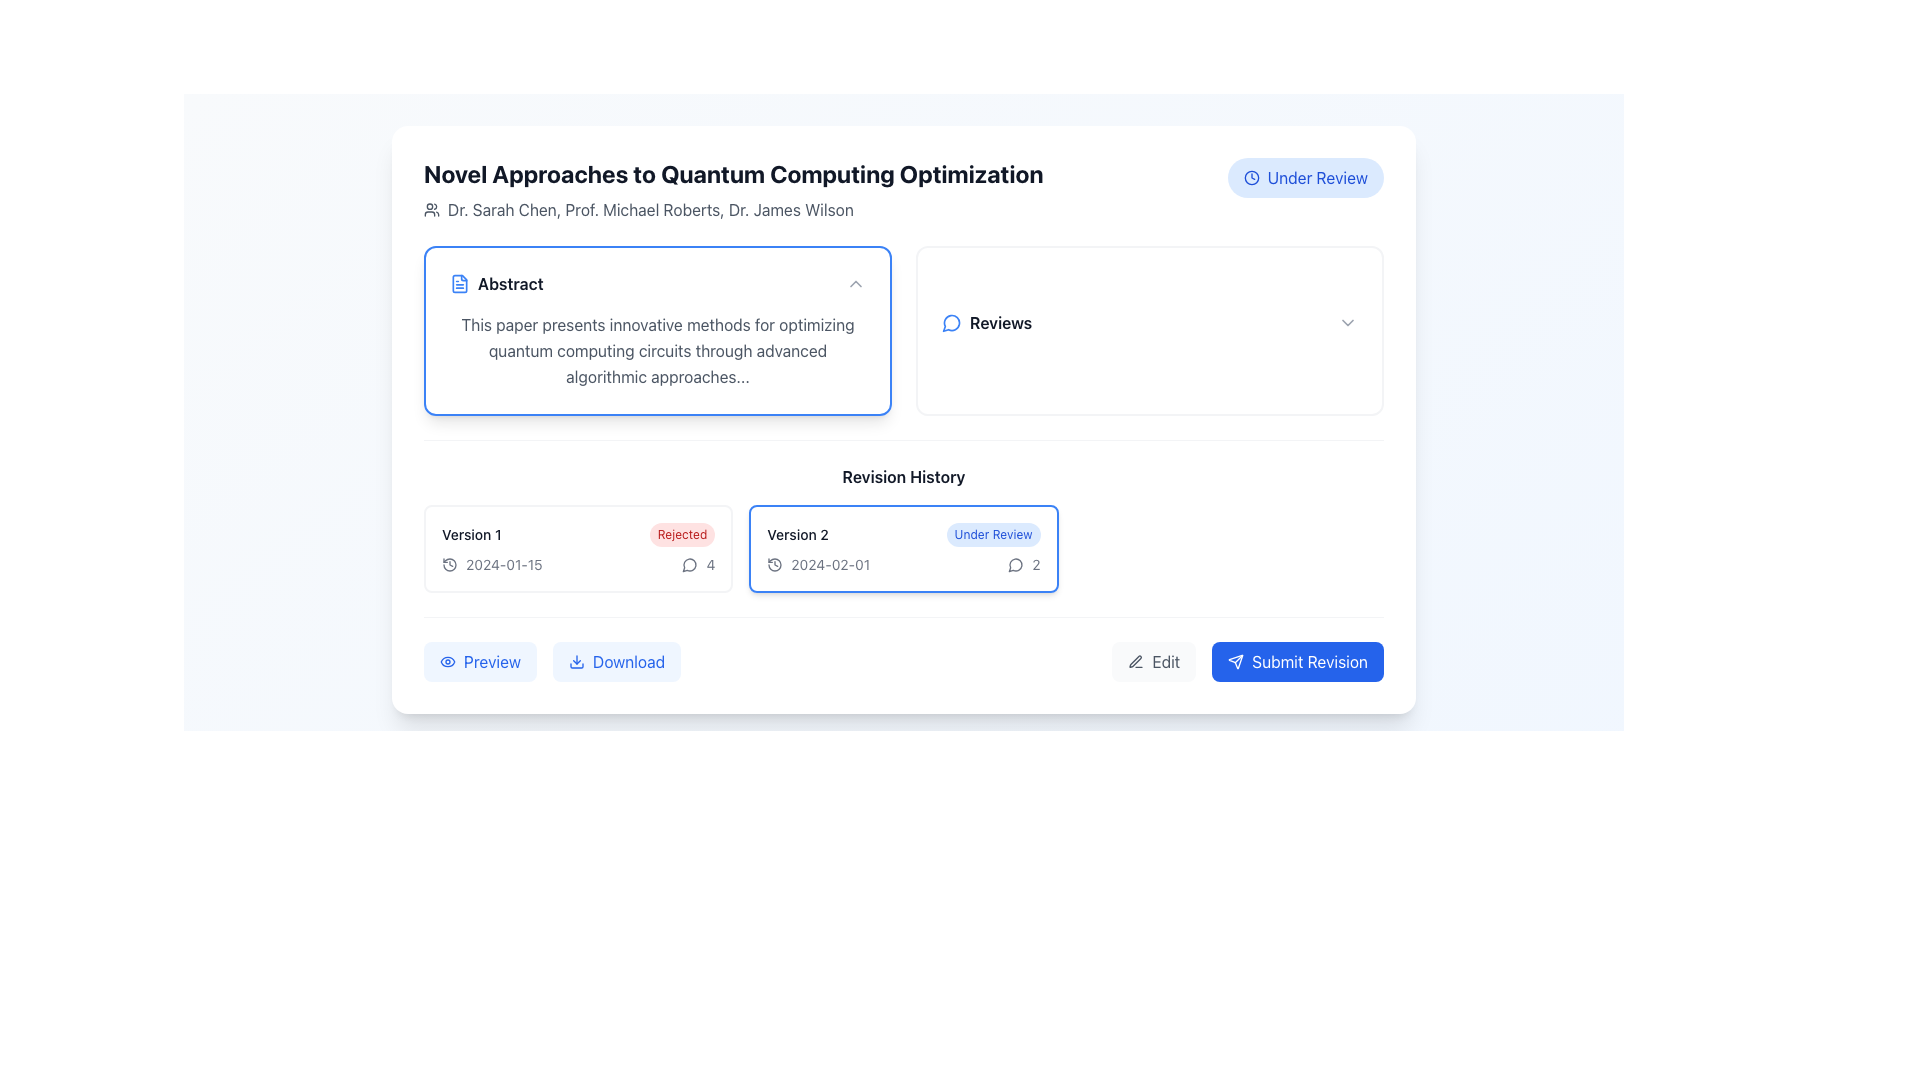  I want to click on the clock icon located inside the 'Under Review' badge at the top-right corner of the main content area, so click(1250, 176).